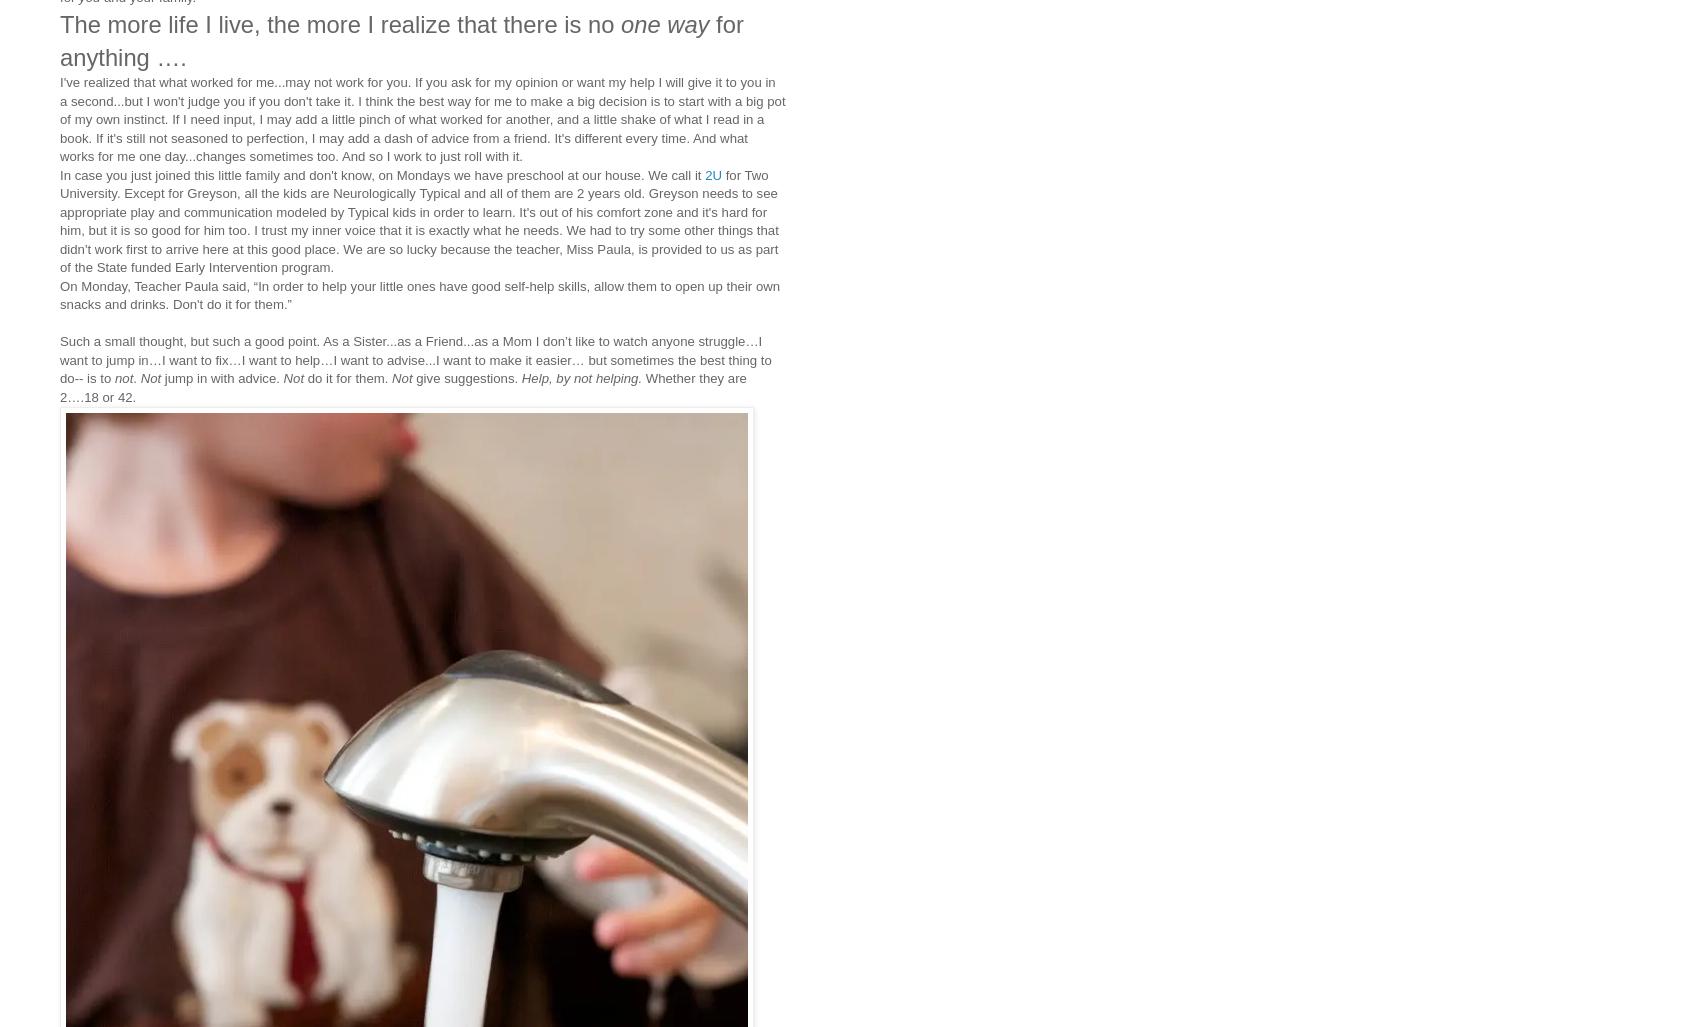  Describe the element at coordinates (582, 378) in the screenshot. I see `'Help, by not helping.'` at that location.